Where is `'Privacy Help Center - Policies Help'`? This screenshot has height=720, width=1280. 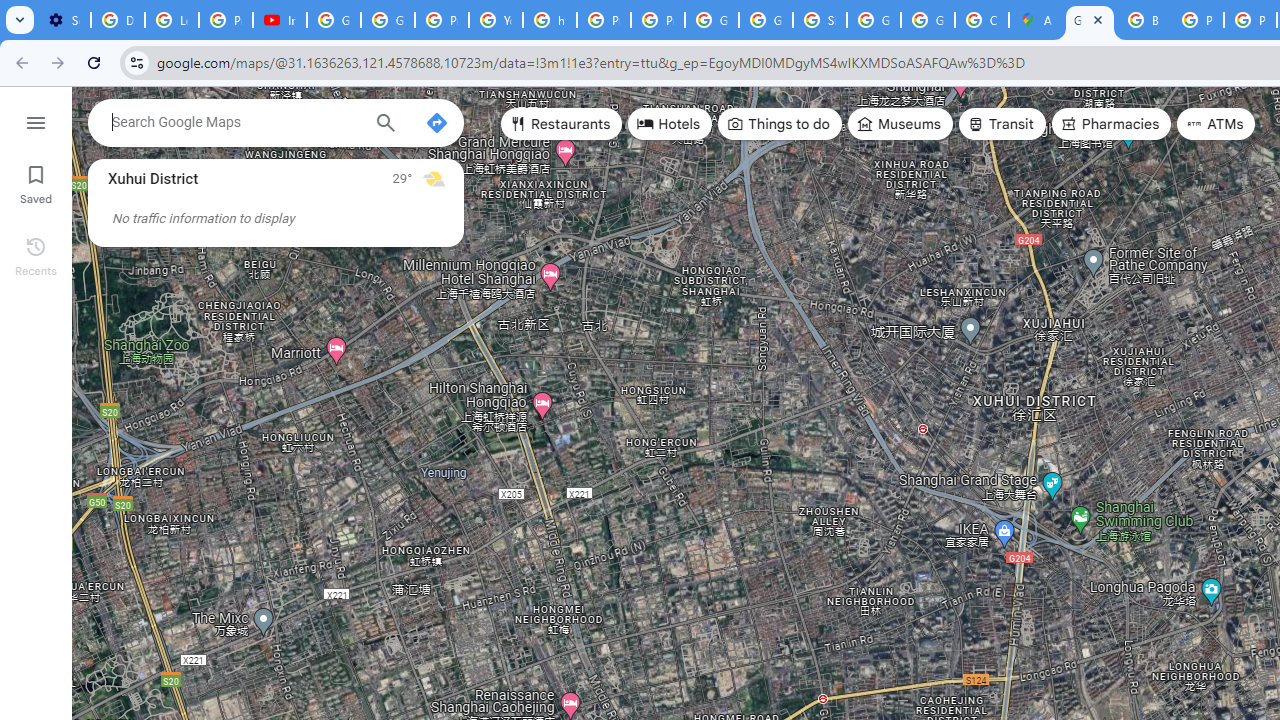
'Privacy Help Center - Policies Help' is located at coordinates (603, 20).